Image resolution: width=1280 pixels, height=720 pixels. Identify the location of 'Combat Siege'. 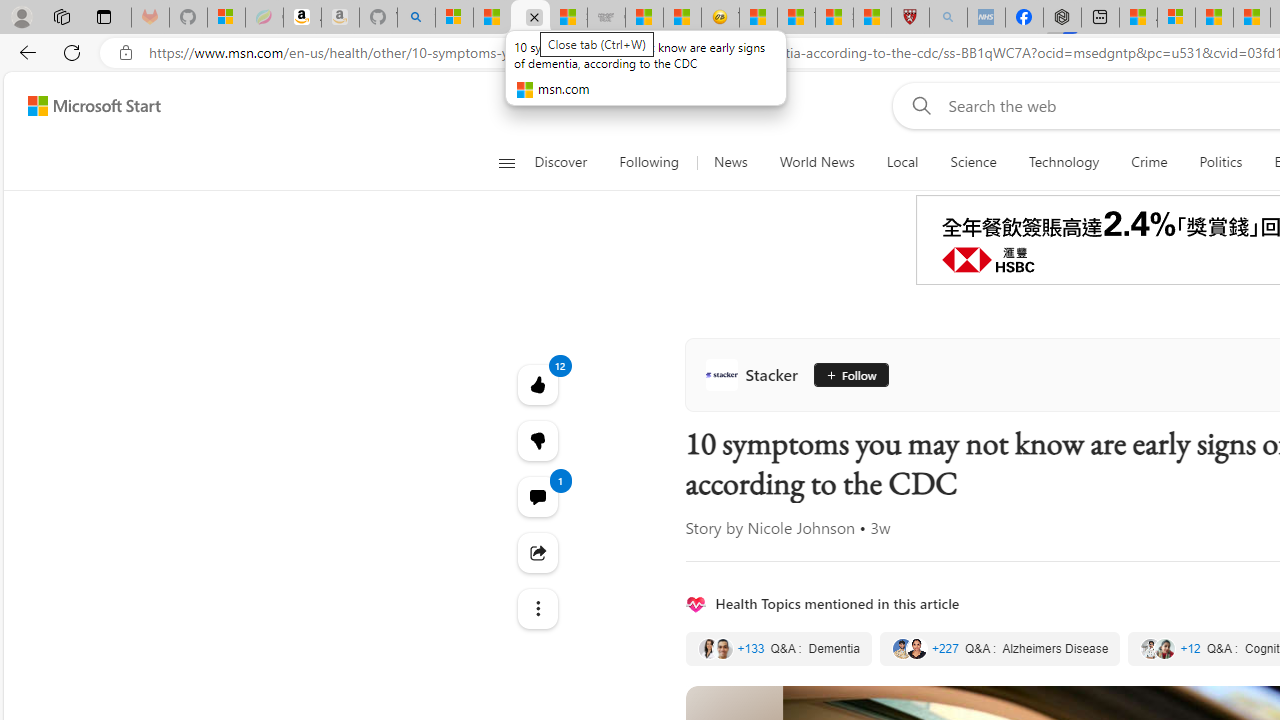
(605, 17).